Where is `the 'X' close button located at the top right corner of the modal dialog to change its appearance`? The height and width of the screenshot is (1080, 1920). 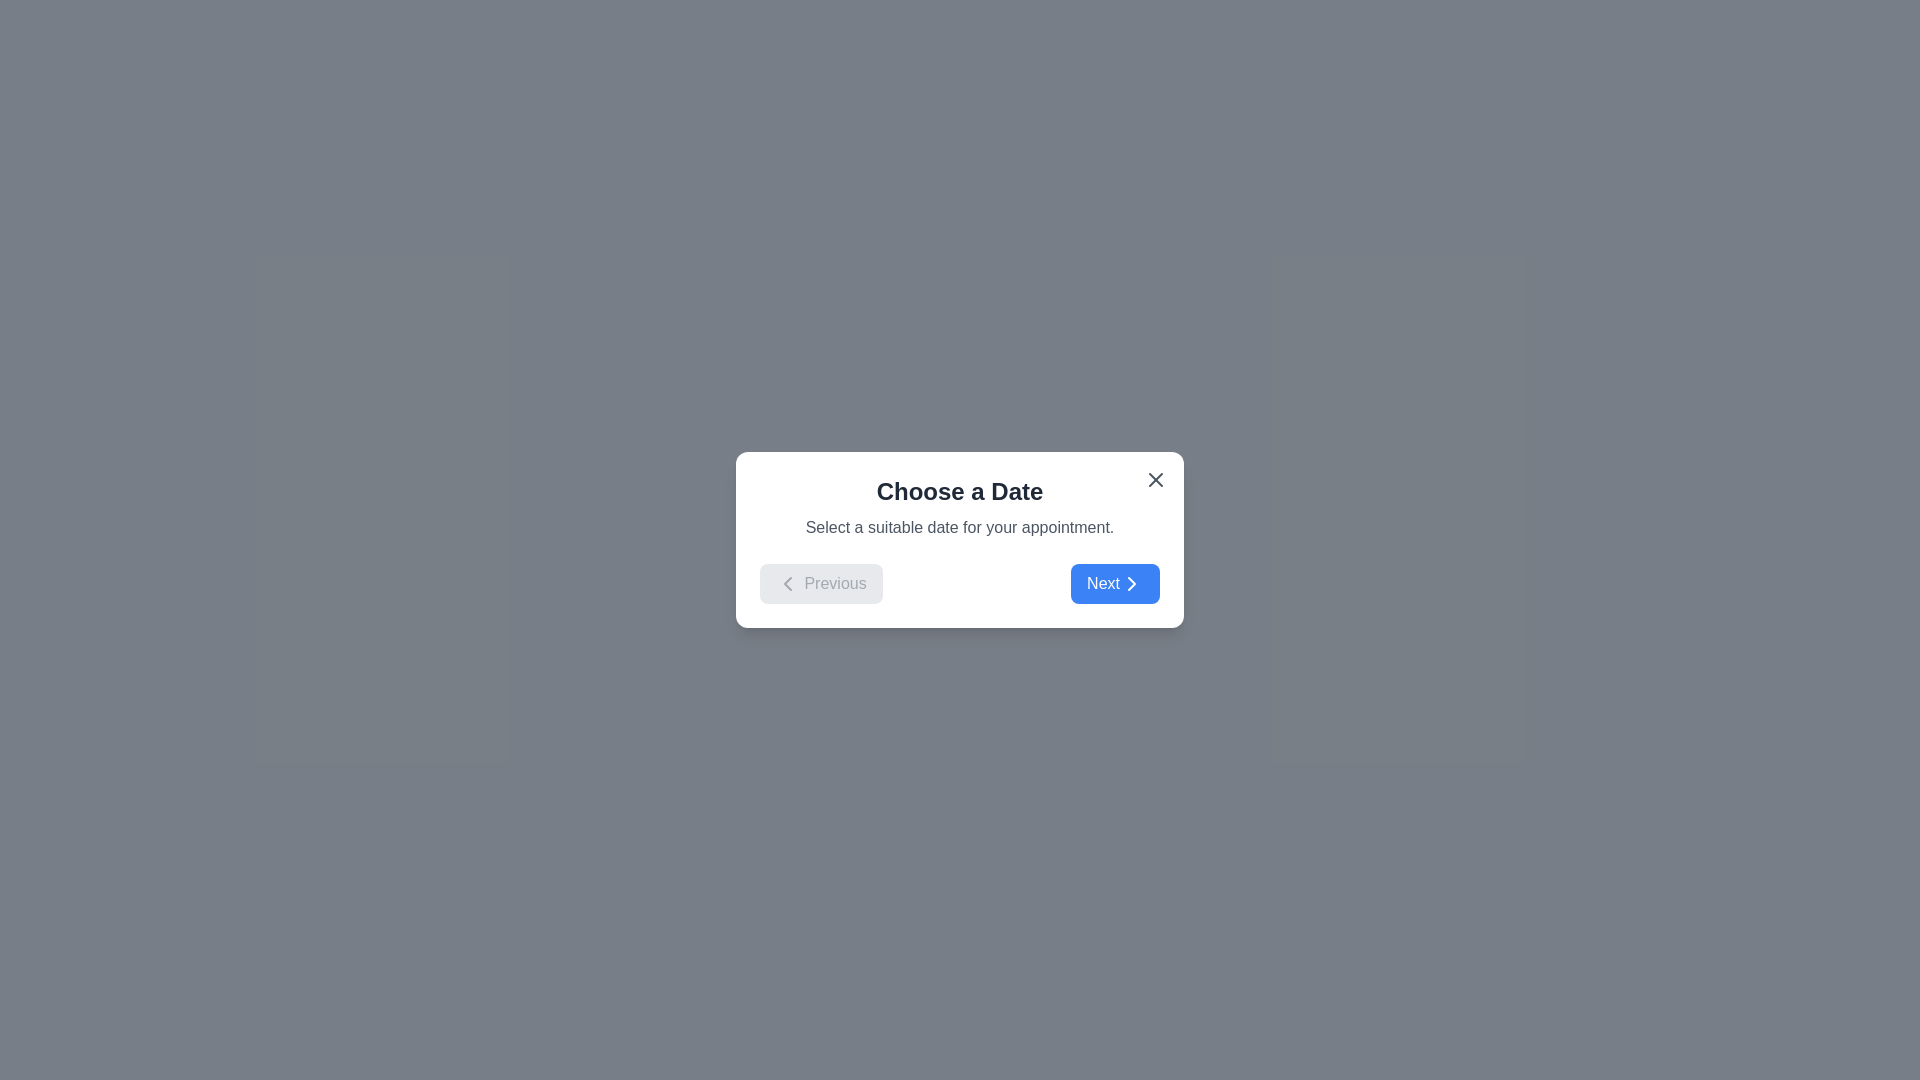
the 'X' close button located at the top right corner of the modal dialog to change its appearance is located at coordinates (1156, 478).